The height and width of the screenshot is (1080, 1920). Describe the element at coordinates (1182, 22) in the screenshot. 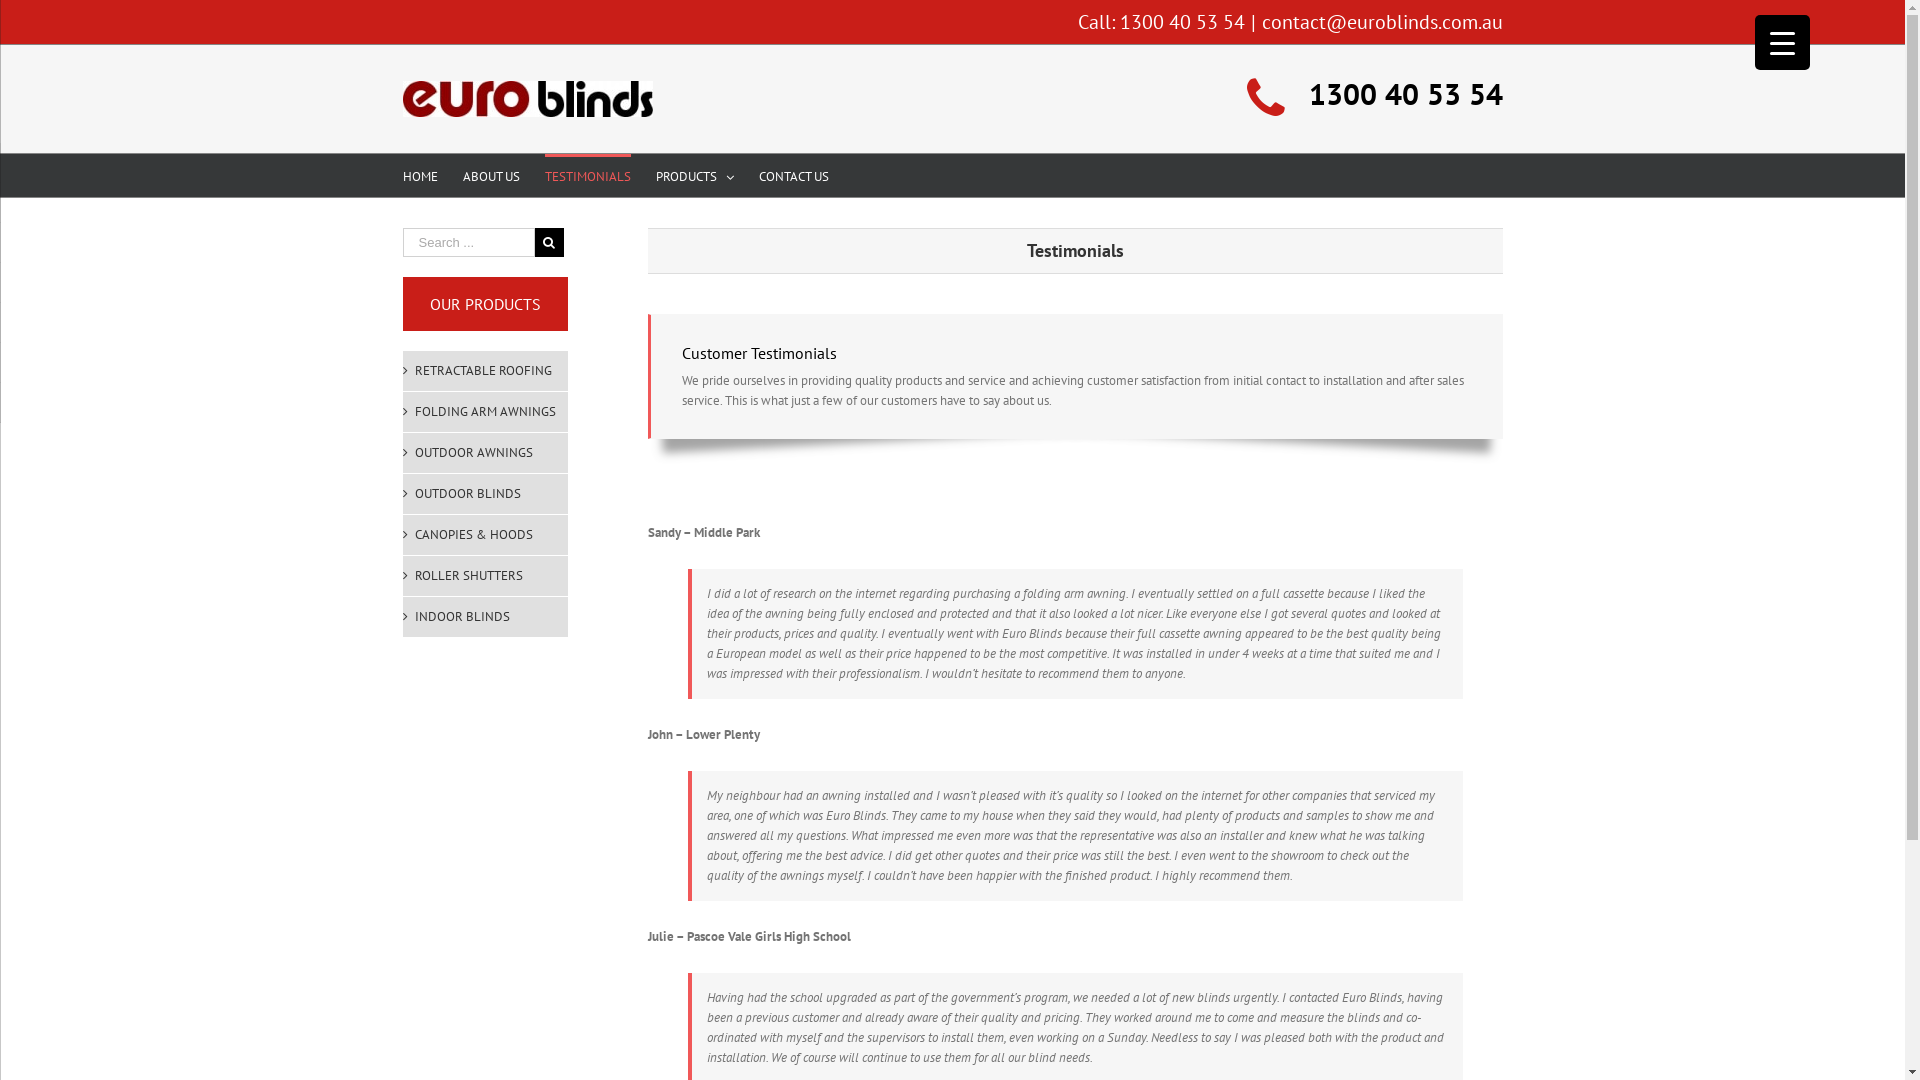

I see `'1300 40 53 54'` at that location.